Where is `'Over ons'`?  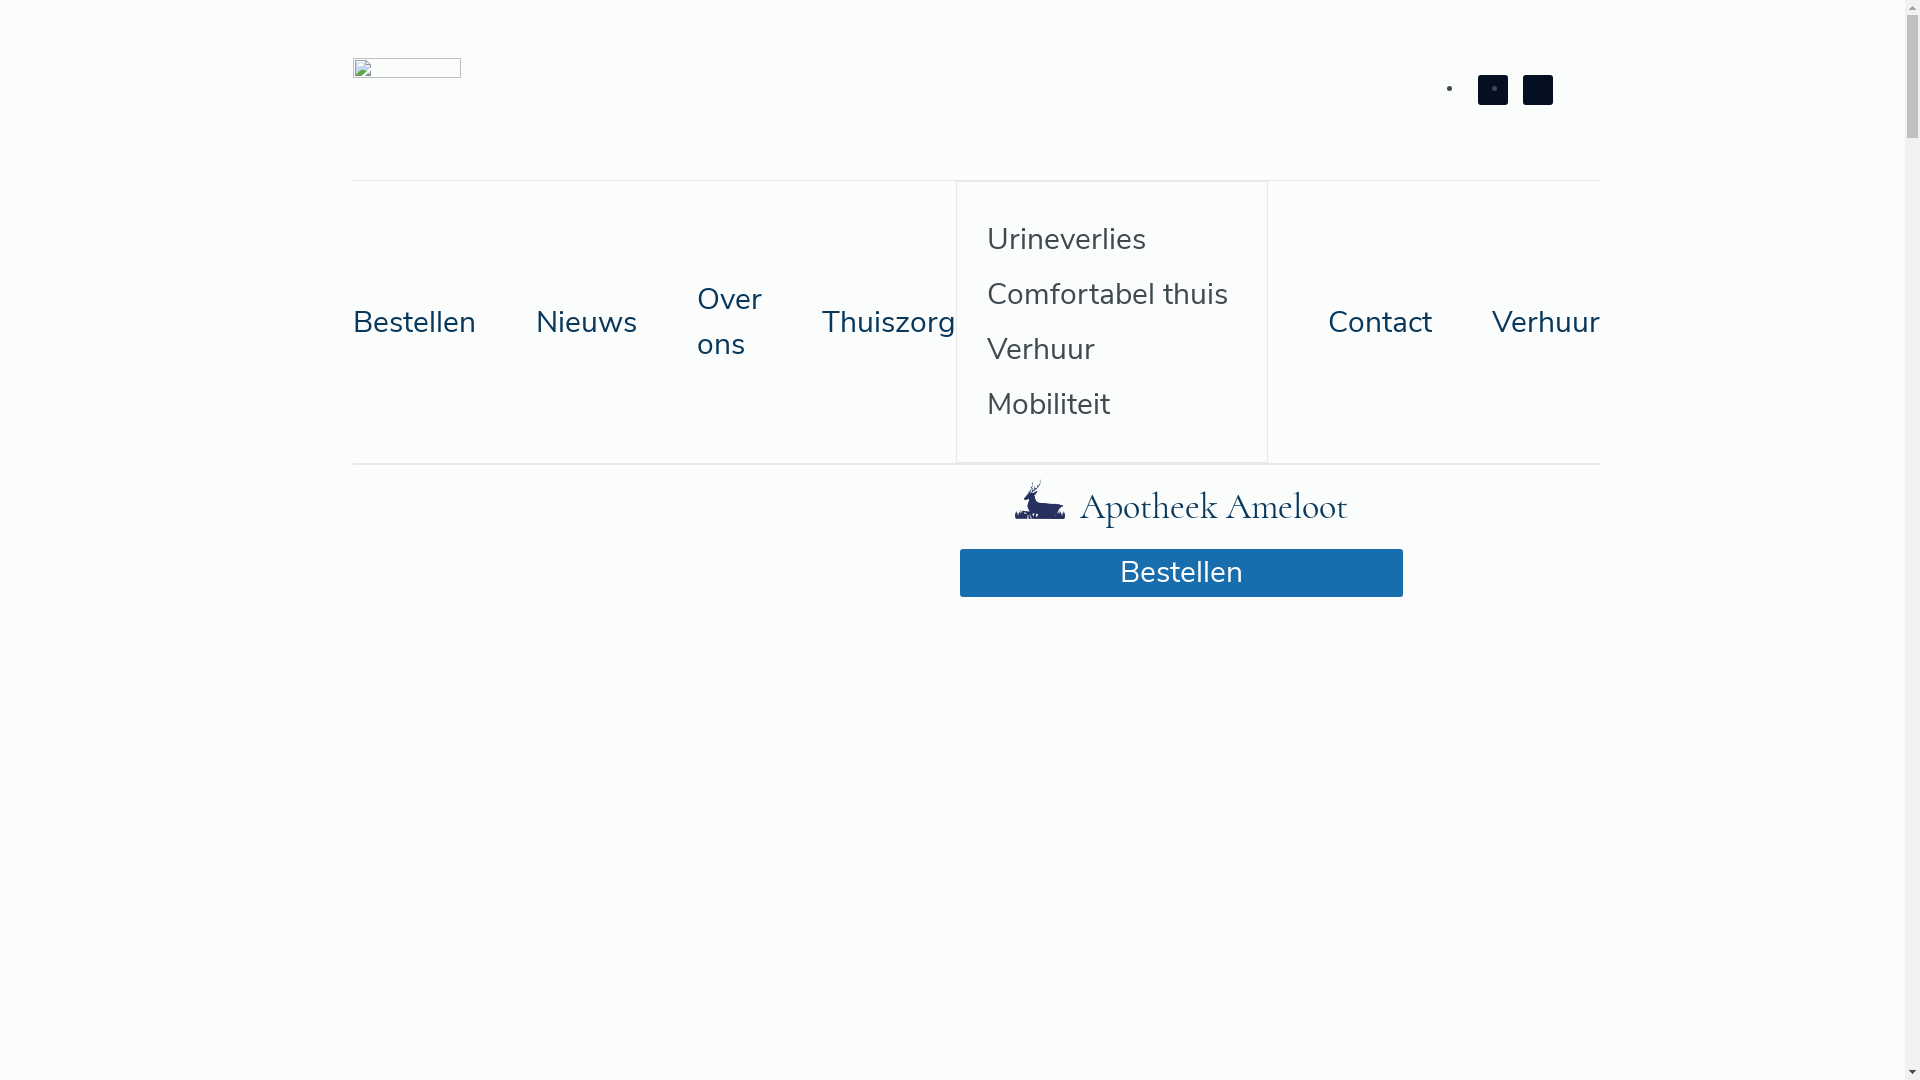
'Over ons' is located at coordinates (696, 320).